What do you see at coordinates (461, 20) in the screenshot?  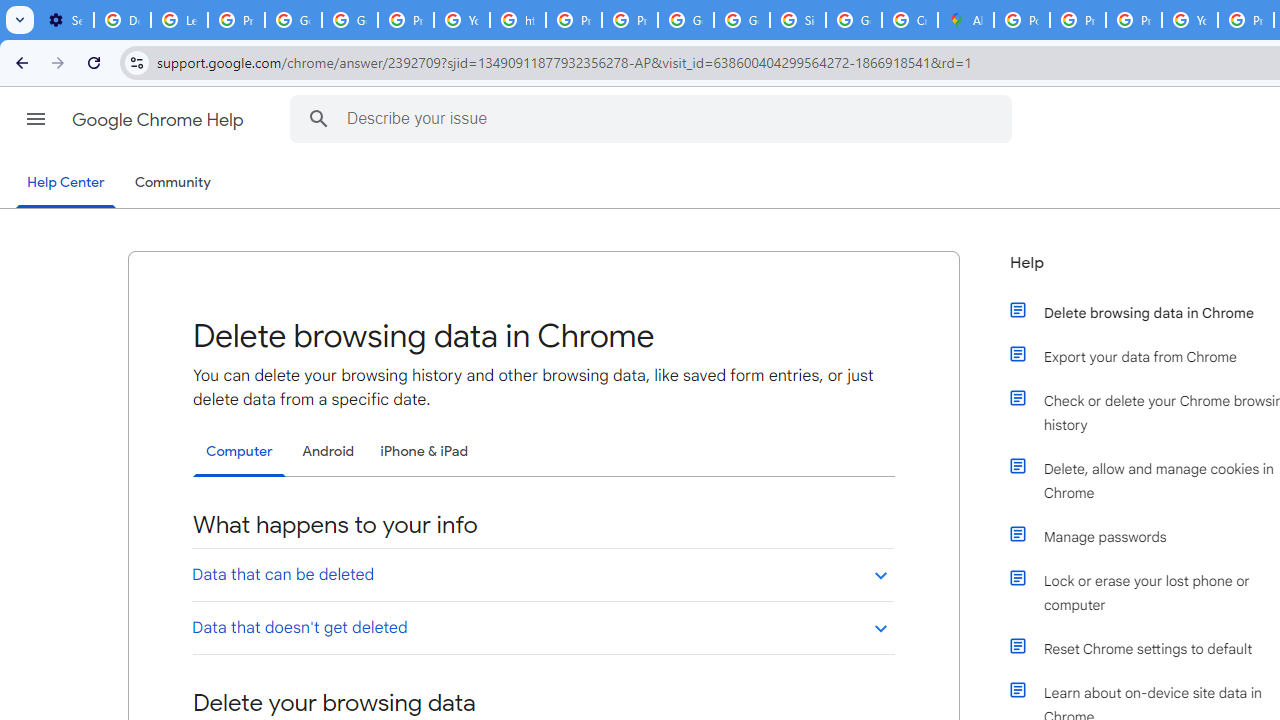 I see `'YouTube'` at bounding box center [461, 20].